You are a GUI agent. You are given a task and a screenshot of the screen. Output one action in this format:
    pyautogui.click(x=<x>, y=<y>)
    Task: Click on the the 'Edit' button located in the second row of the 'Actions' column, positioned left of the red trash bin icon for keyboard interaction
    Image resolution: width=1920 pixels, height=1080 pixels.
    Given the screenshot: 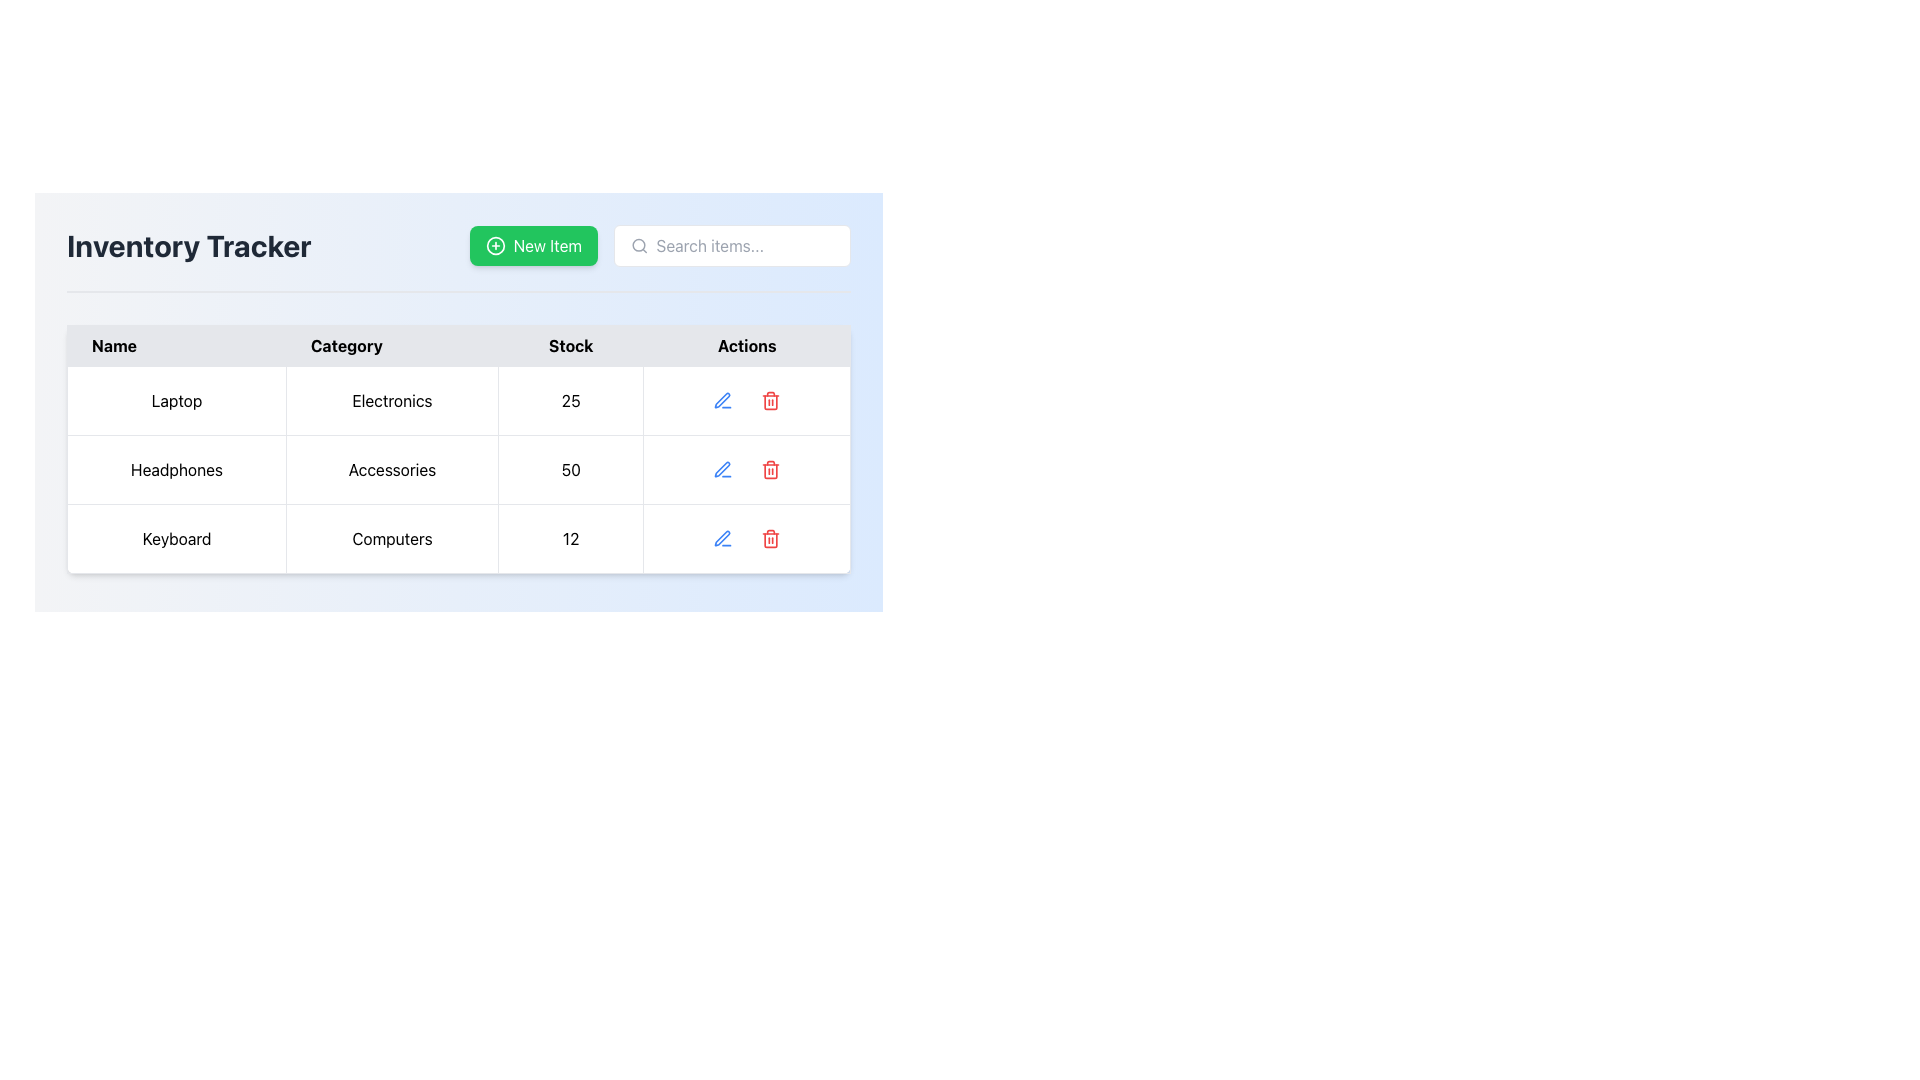 What is the action you would take?
    pyautogui.click(x=721, y=469)
    